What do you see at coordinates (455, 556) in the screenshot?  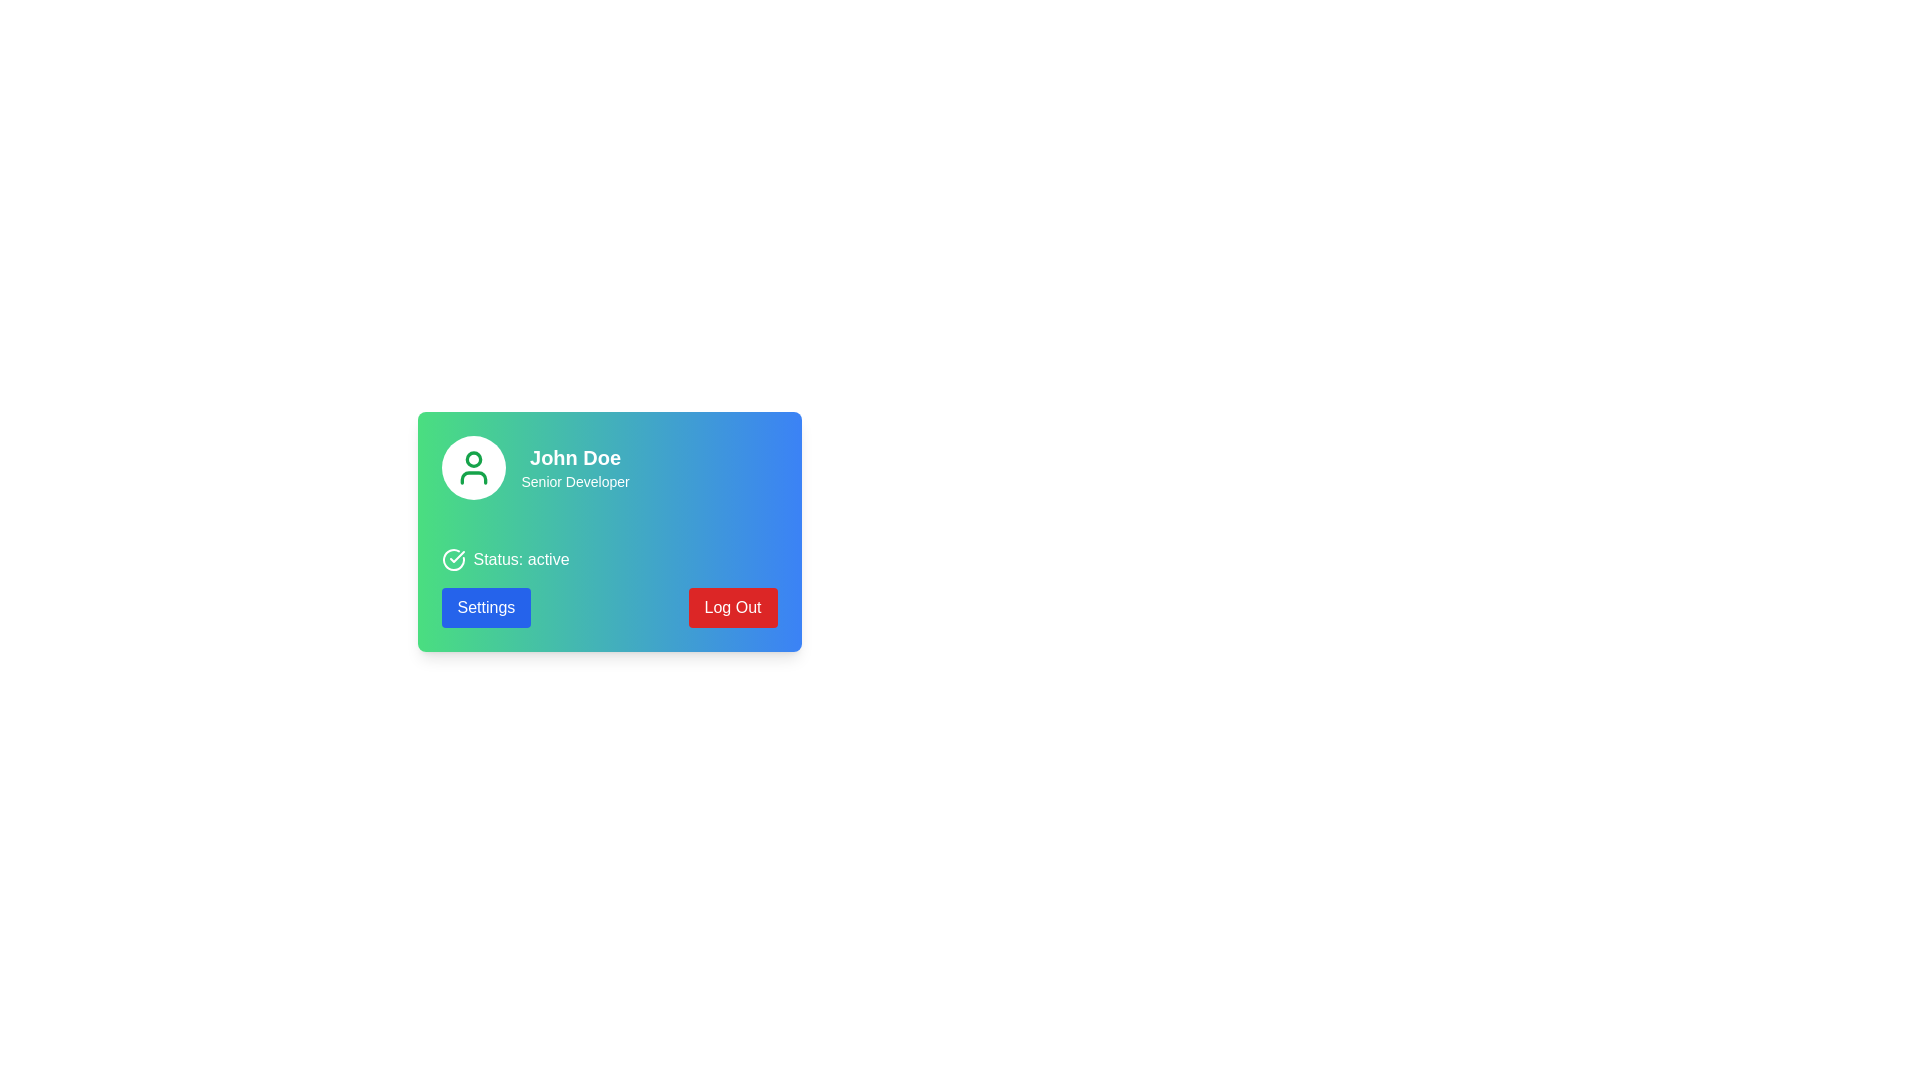 I see `the check mark icon that symbolizes a positive action or validation, located within the circular badge and aligned to its right` at bounding box center [455, 556].